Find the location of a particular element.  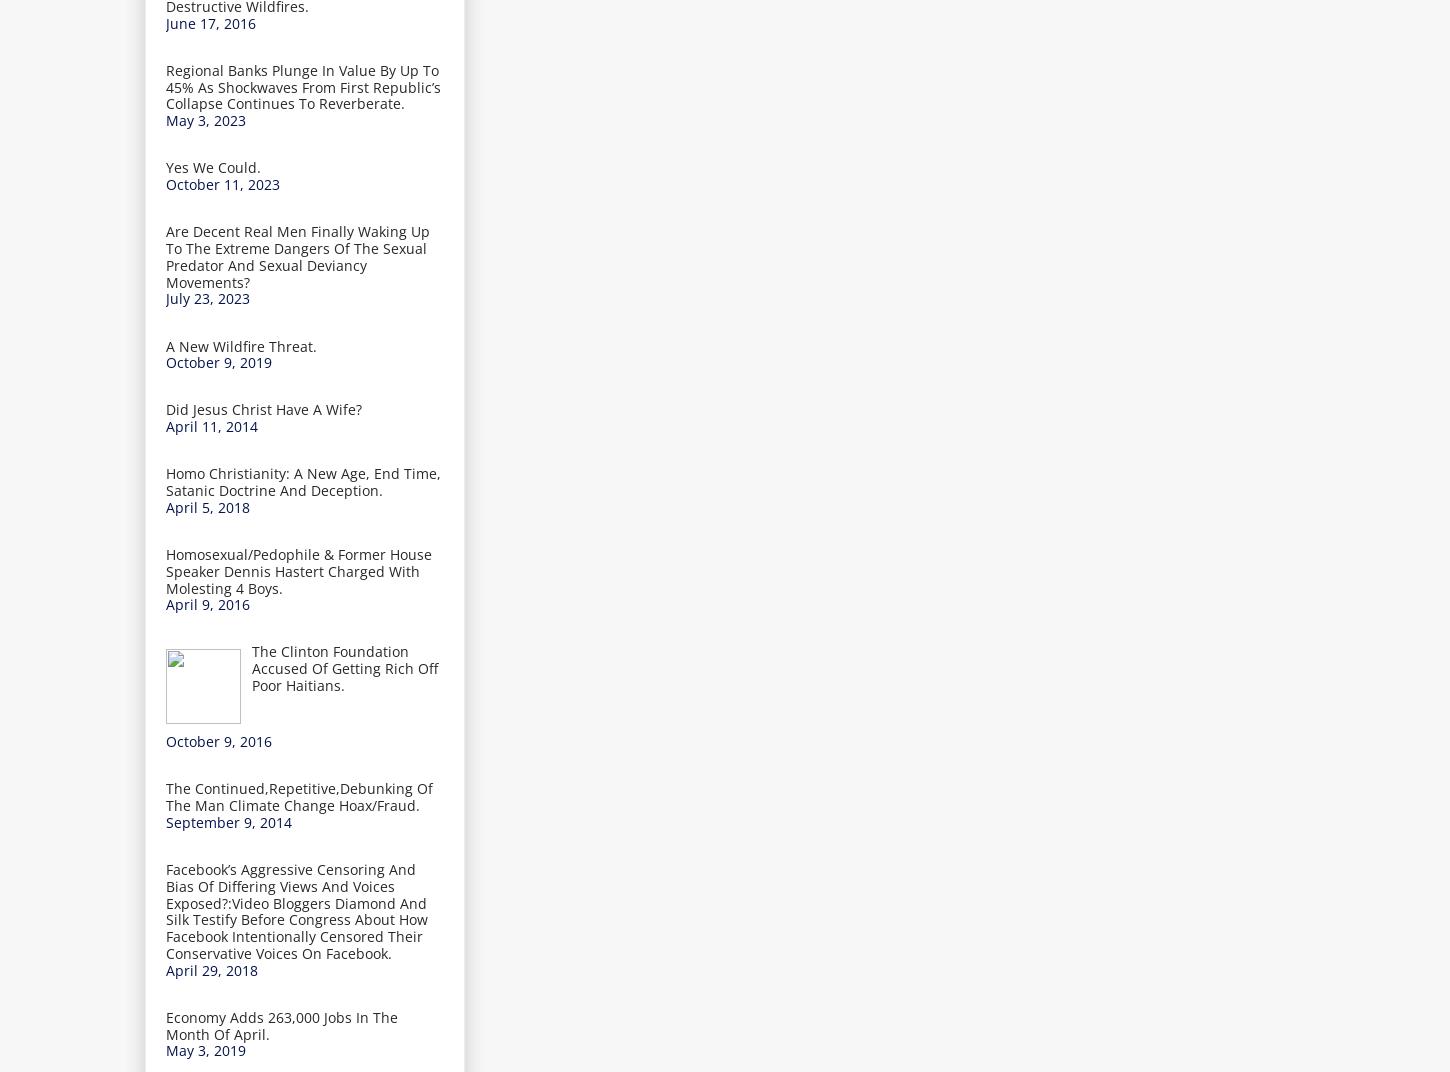

'Are Decent Real Men Finally Waking Up To The Extreme Dangers Of The Sexual Predator And Sexual Deviancy Movements?' is located at coordinates (297, 256).